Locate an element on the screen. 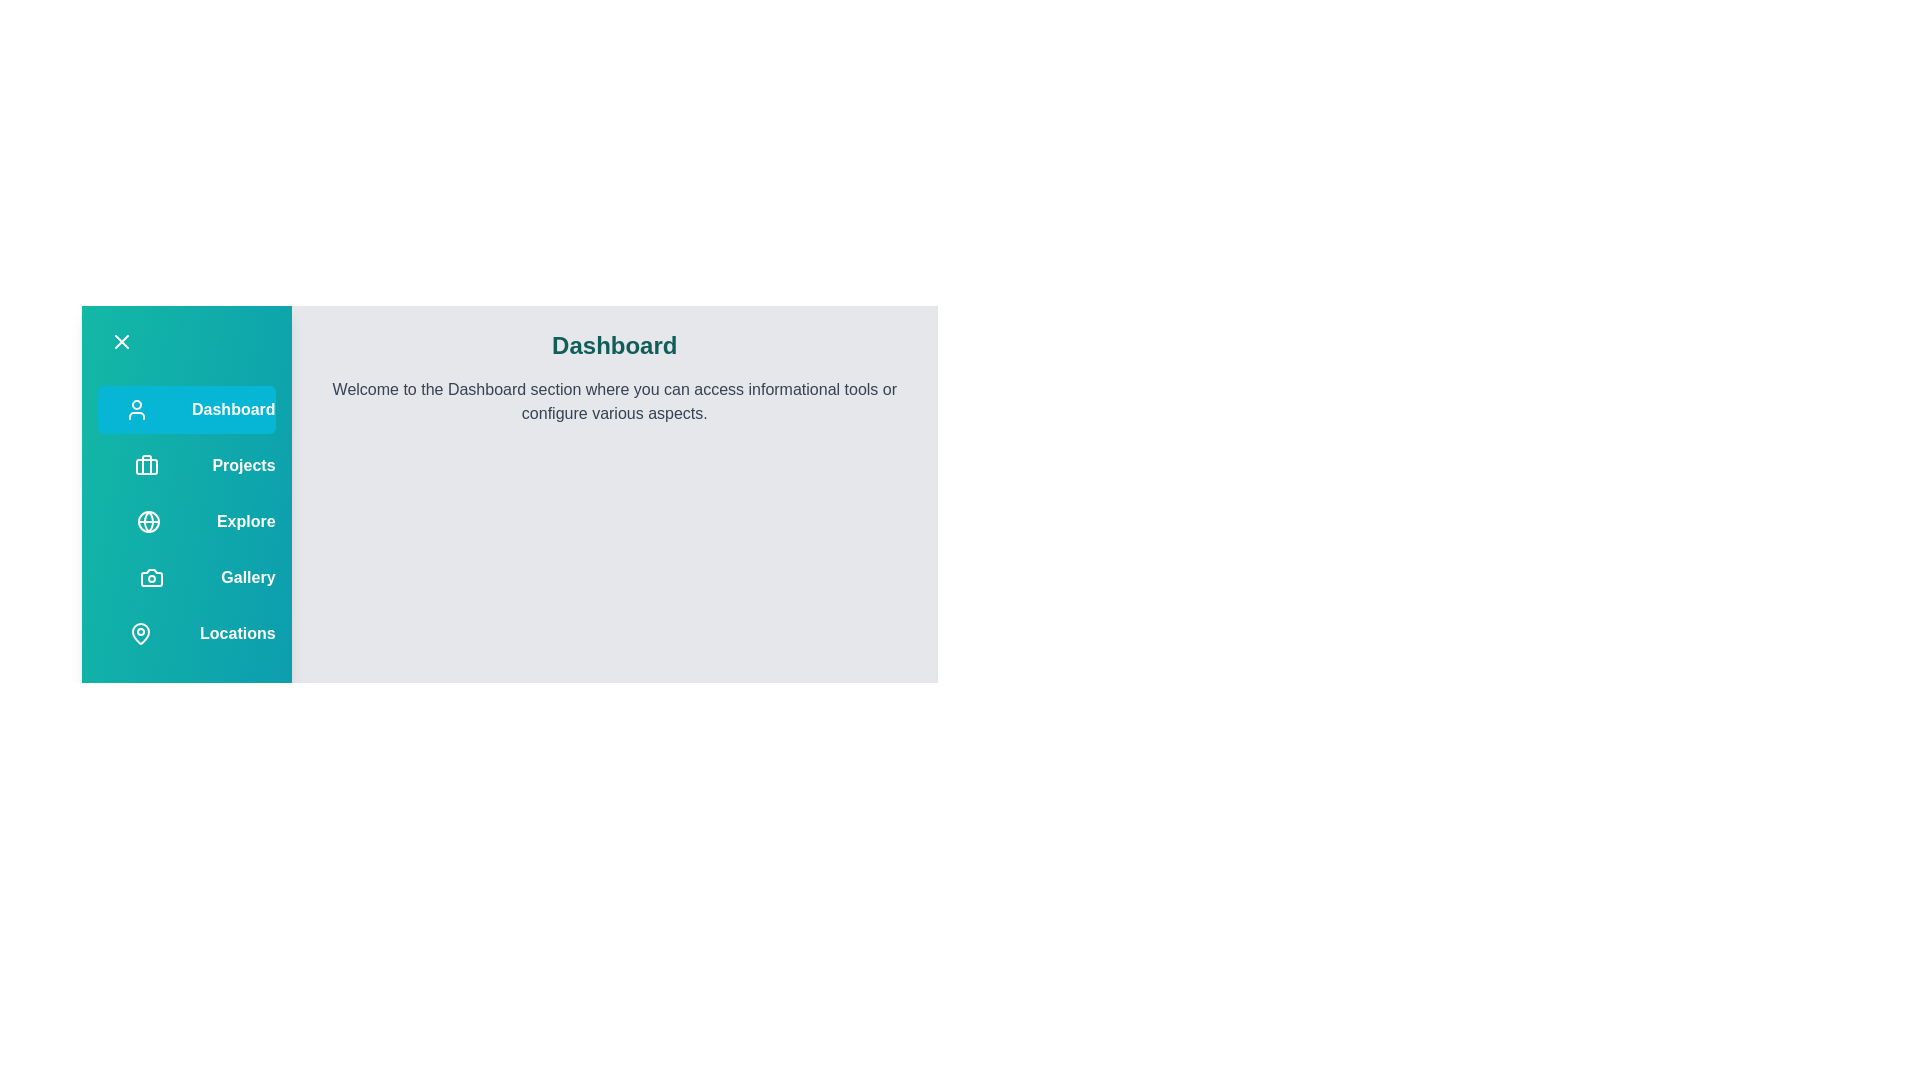 This screenshot has height=1080, width=1920. the menu option Projects from the drawer is located at coordinates (186, 466).